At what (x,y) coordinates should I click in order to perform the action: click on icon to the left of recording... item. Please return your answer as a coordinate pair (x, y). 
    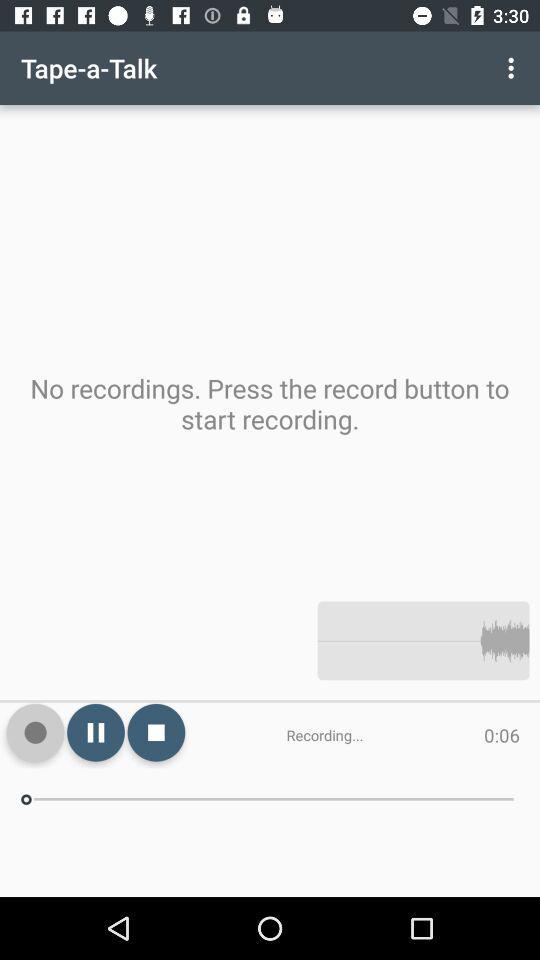
    Looking at the image, I should click on (155, 731).